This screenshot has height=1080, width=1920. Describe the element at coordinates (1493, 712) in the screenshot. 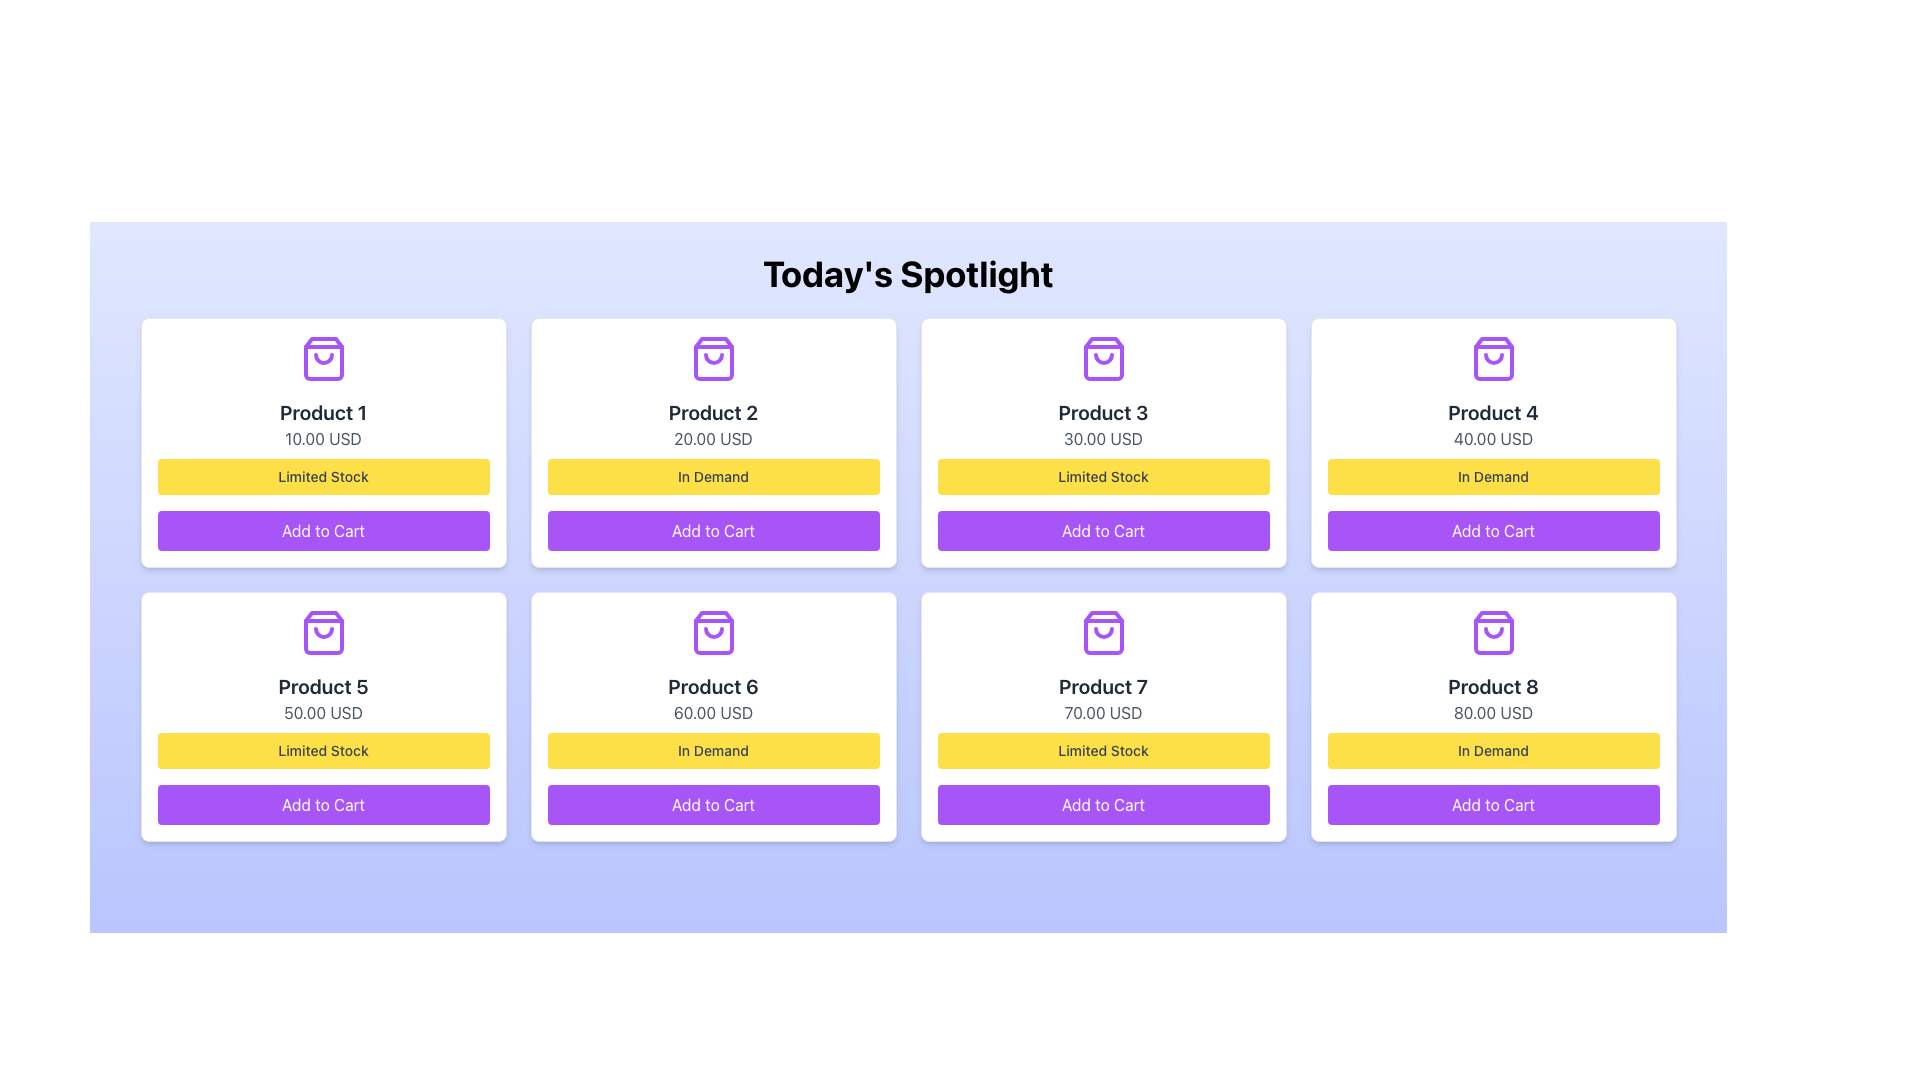

I see `displayed price information of 'Product 8' located in the bottom row, last column of the grid layout, directly below the title and above the 'In Demand' button` at that location.